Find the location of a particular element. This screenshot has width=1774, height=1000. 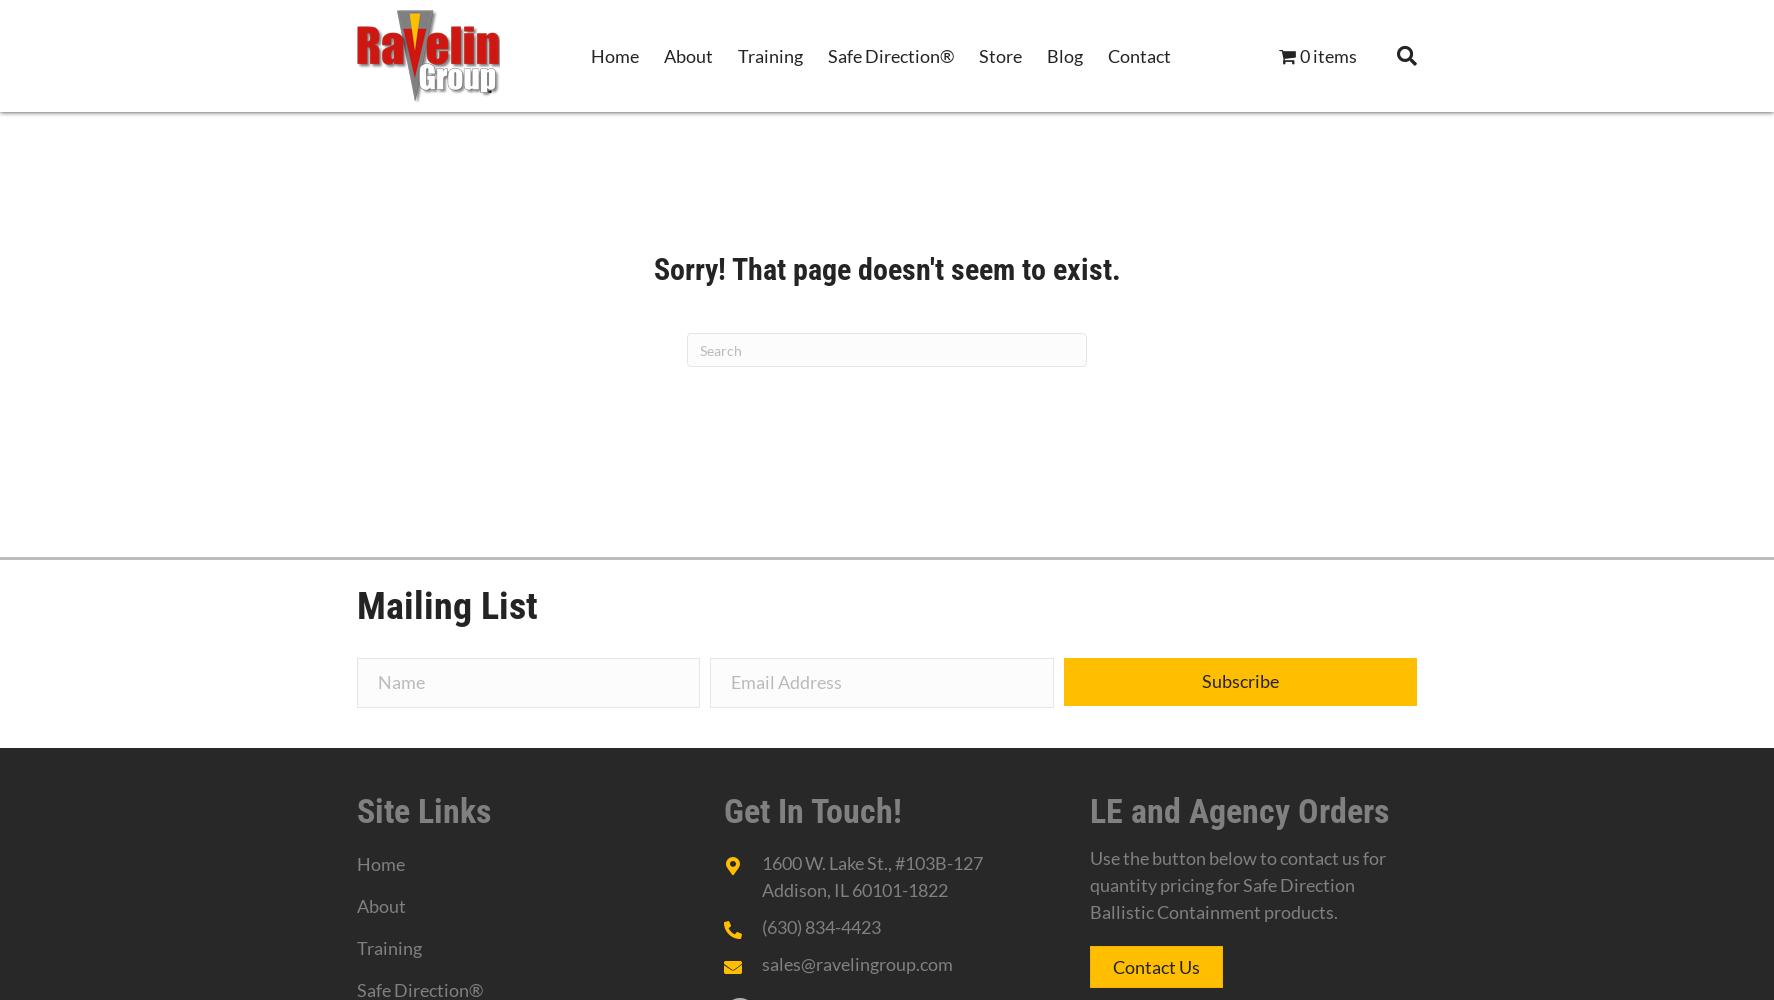

'Use the button below to contact us for quantity pricing for Safe Direction Ballistic Containment products.' is located at coordinates (1238, 885).